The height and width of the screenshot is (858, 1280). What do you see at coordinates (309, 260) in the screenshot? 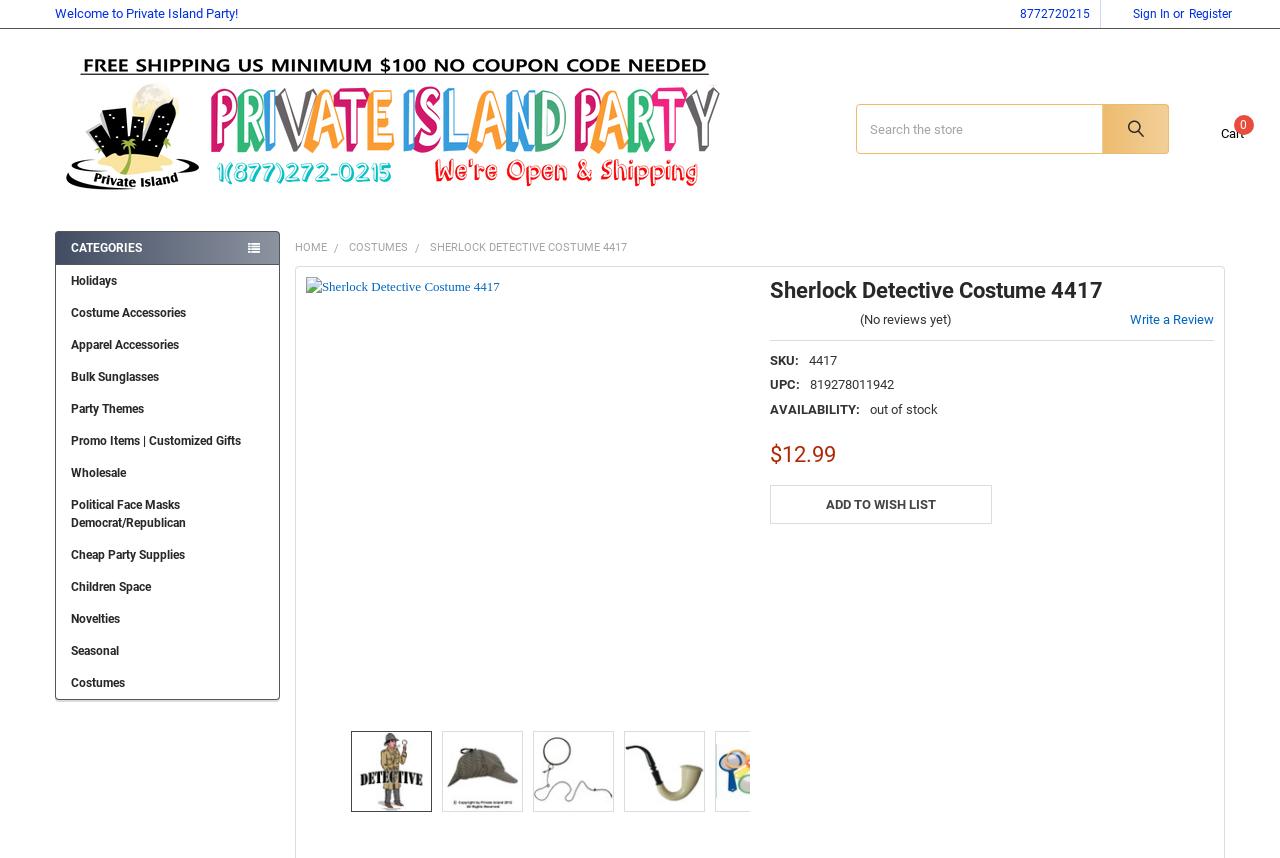
I see `'Home'` at bounding box center [309, 260].